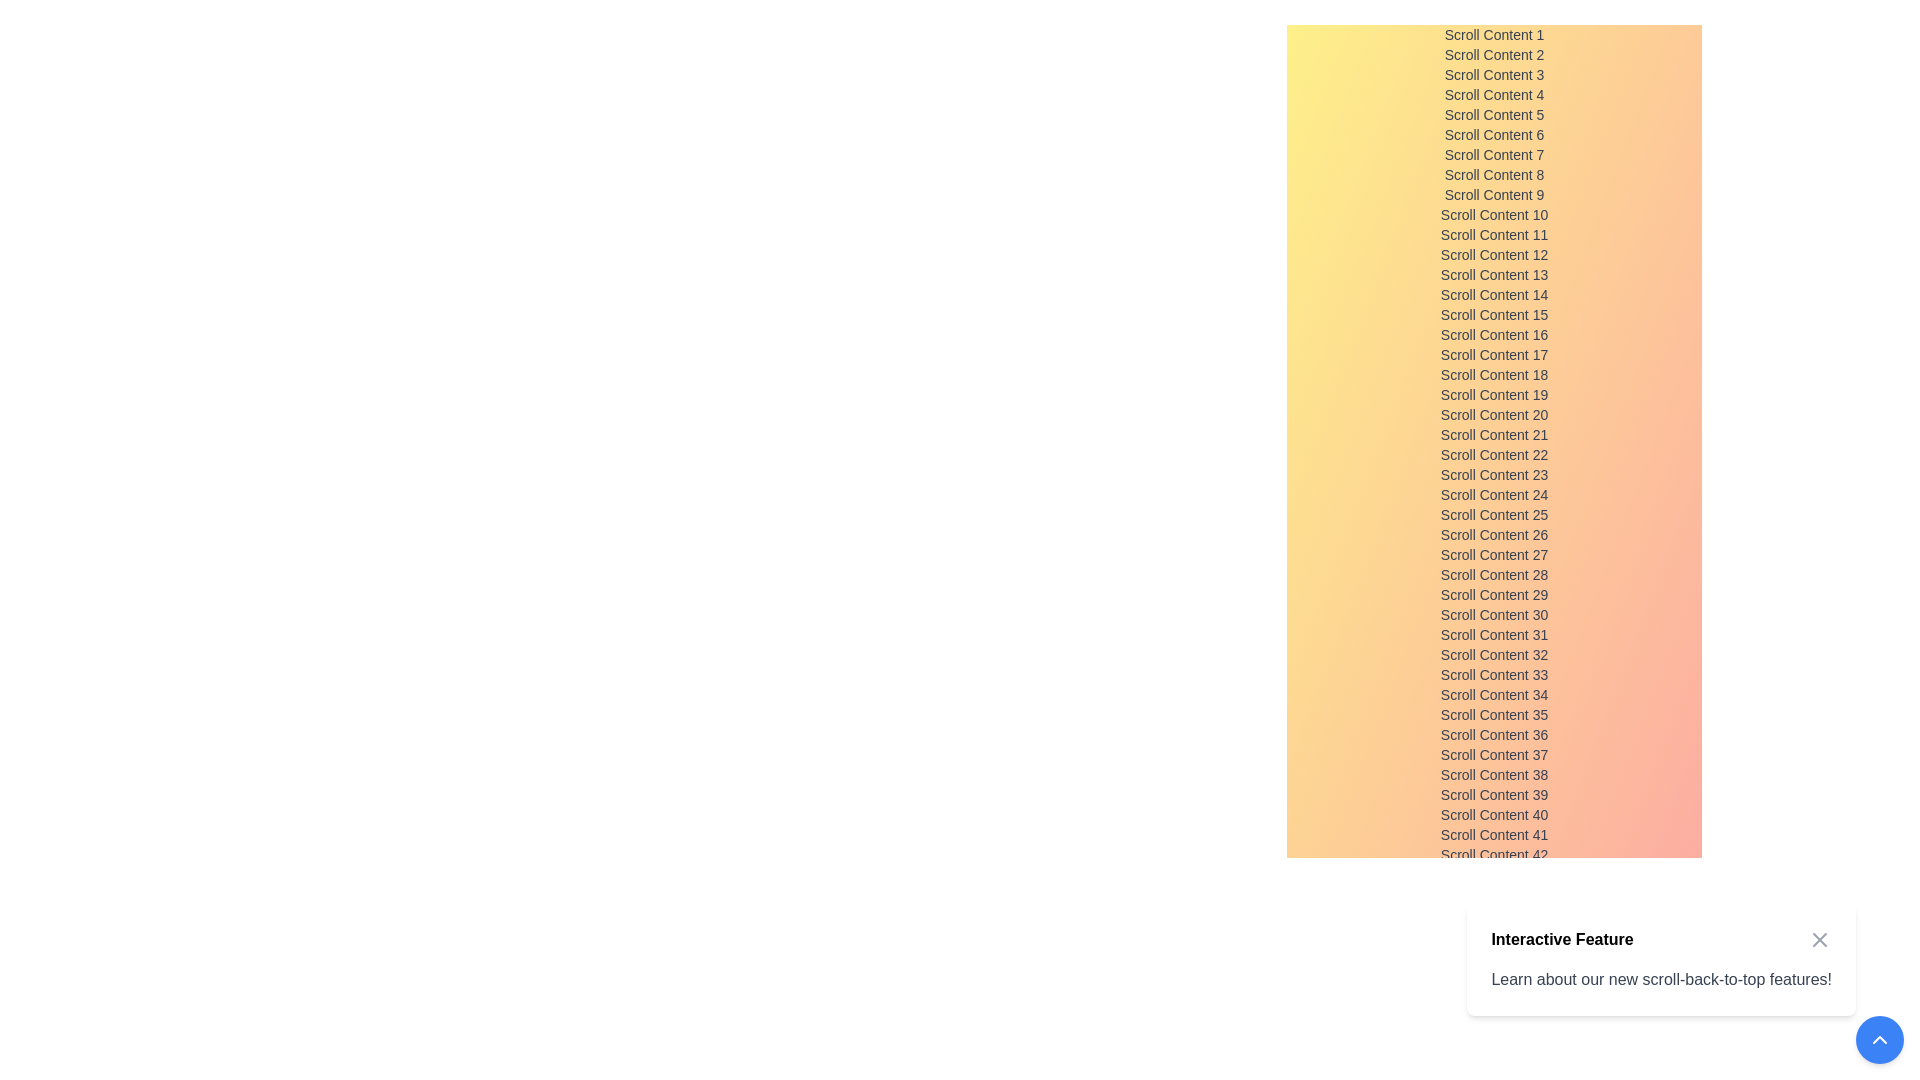  I want to click on the text label displaying 'Scroll Content 18' in gray font, located in a vertical list with a yellow to red background, so click(1494, 374).